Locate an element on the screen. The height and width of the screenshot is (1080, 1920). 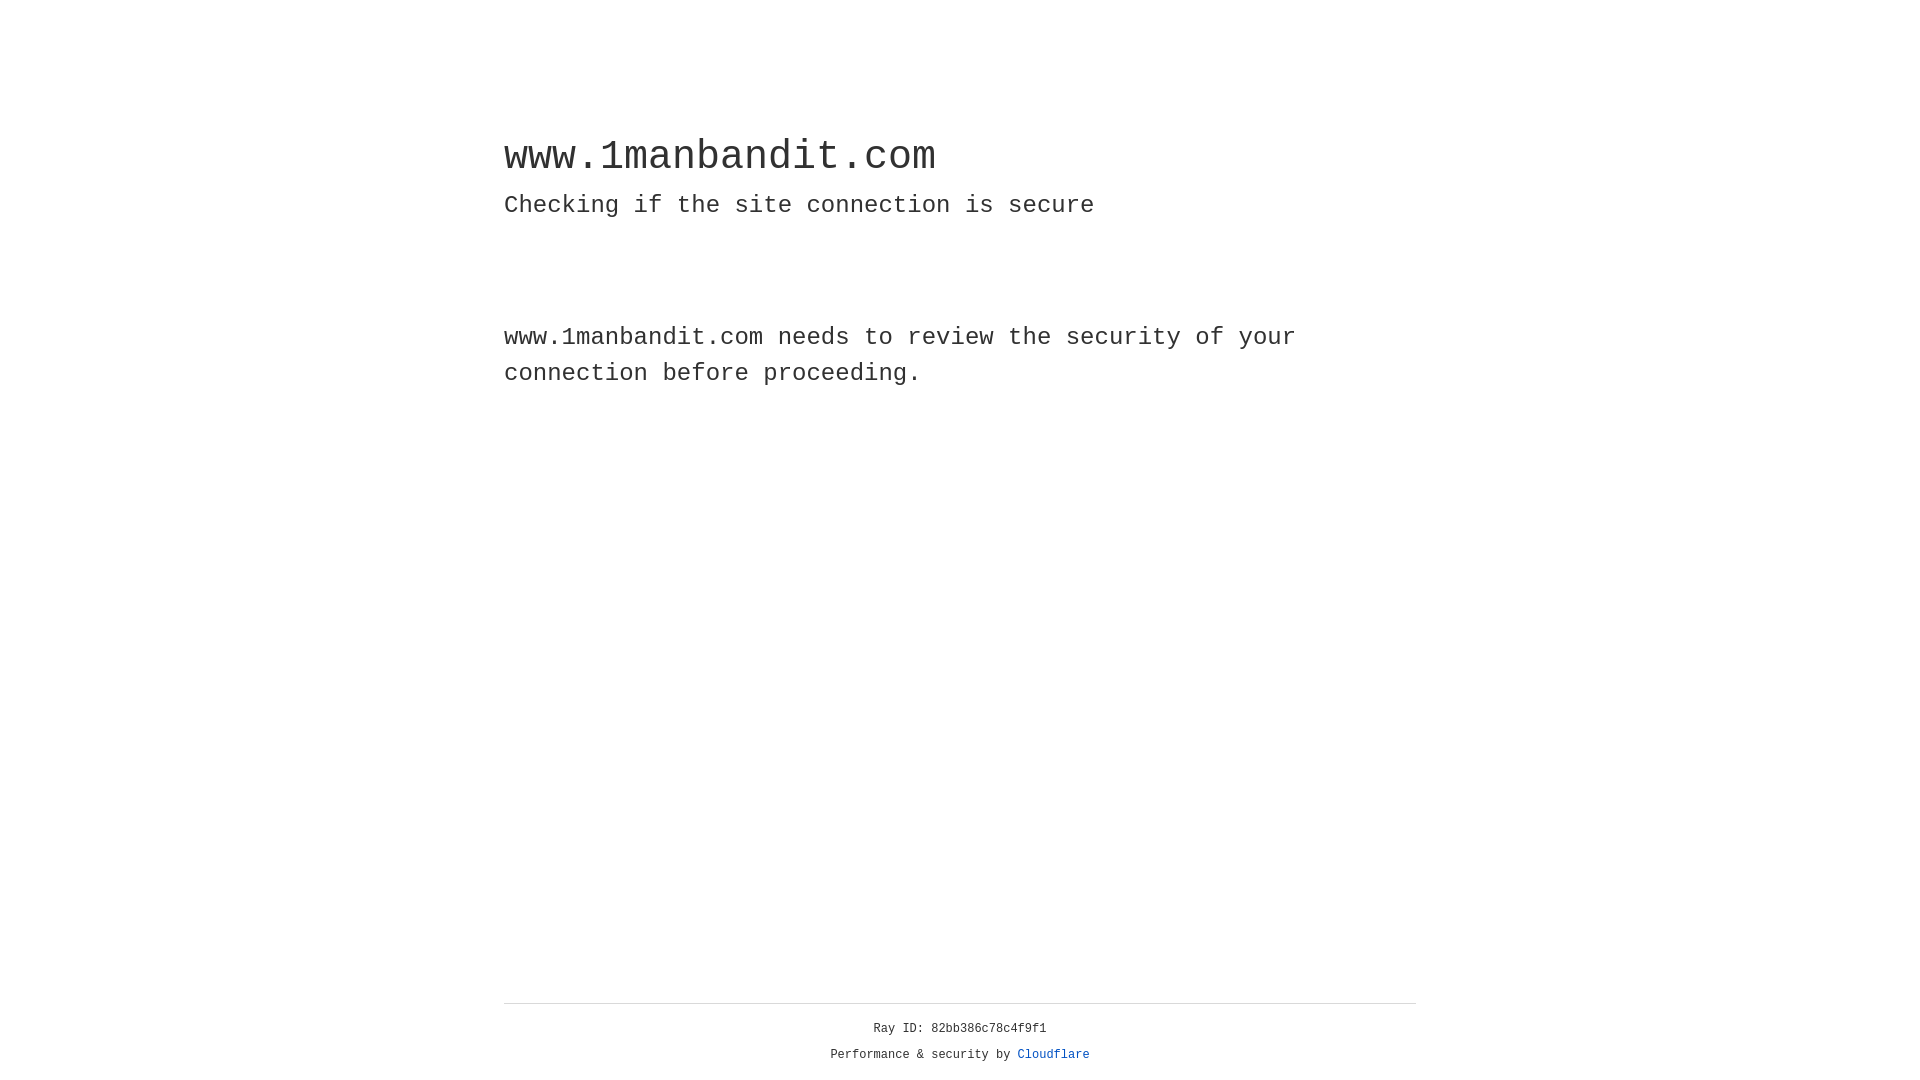
'Cloudflare' is located at coordinates (1053, 1054).